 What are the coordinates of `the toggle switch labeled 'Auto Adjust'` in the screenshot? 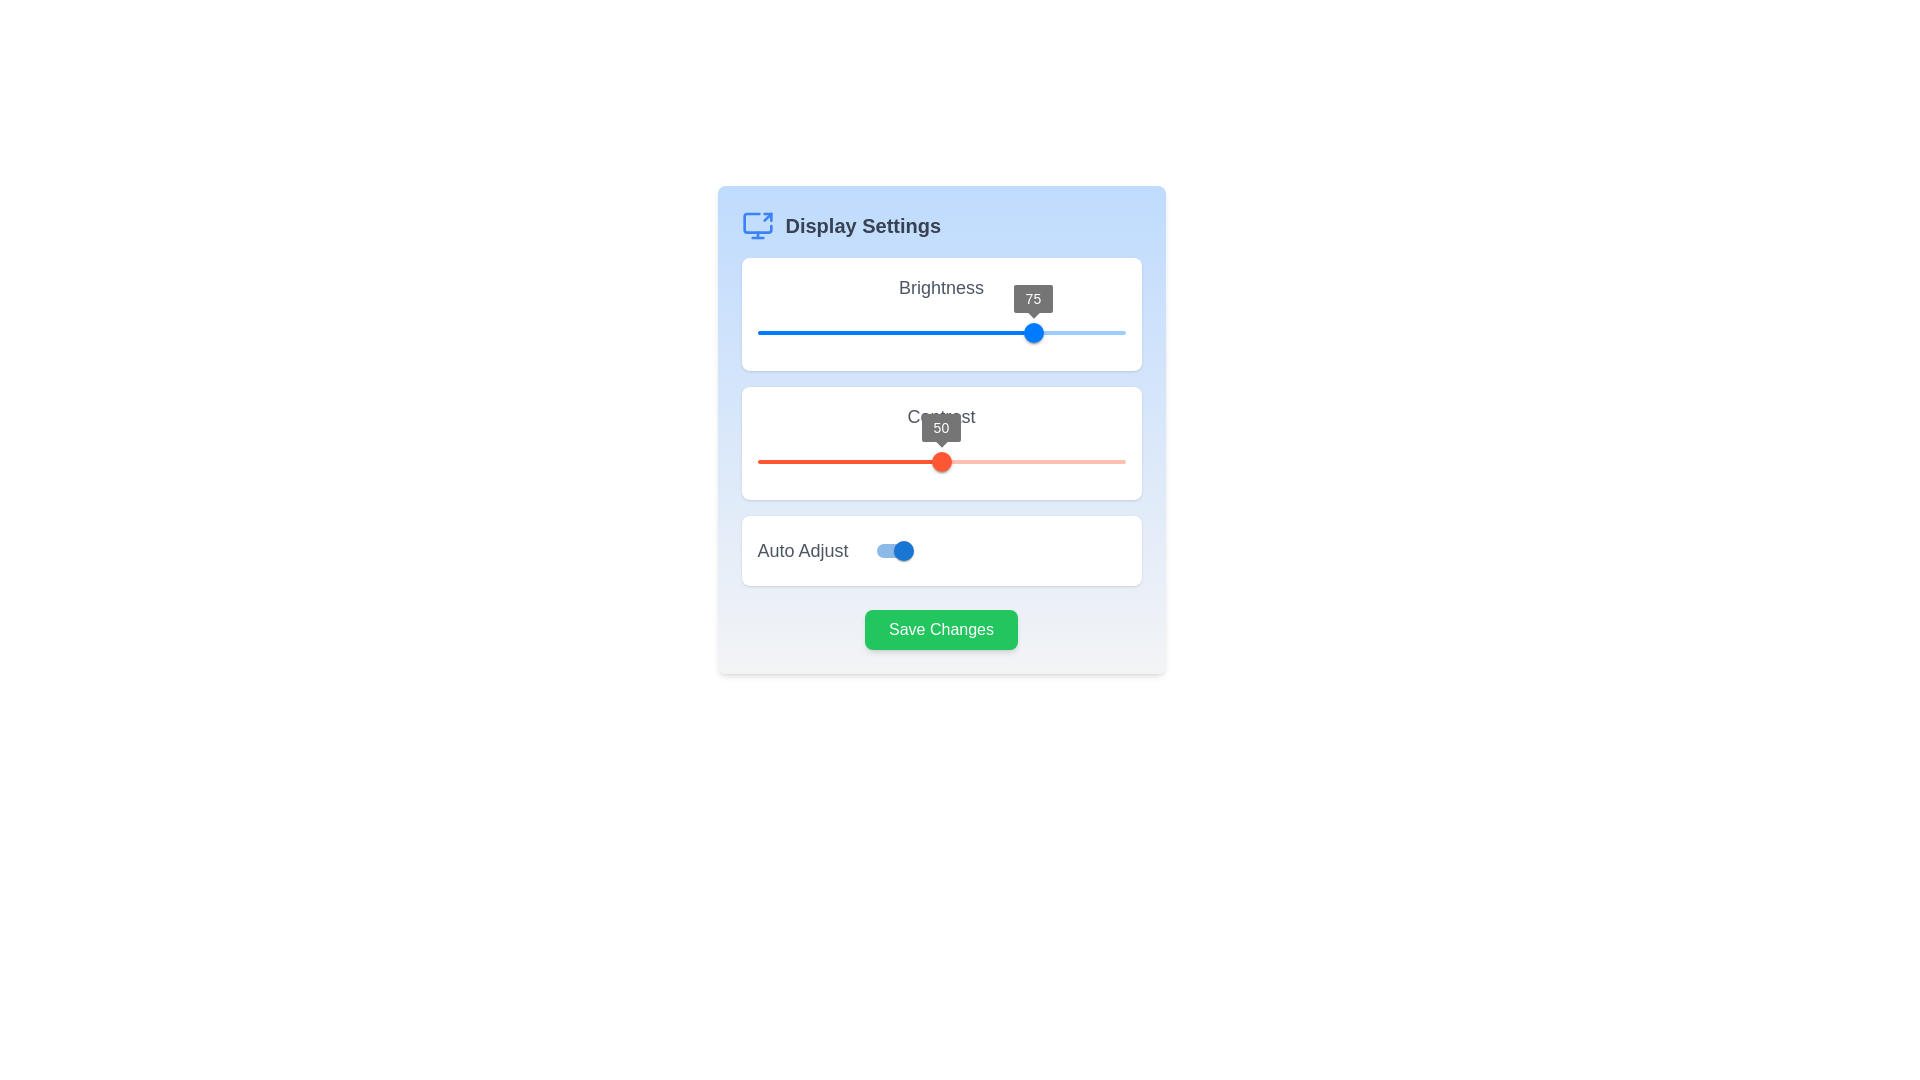 It's located at (902, 551).